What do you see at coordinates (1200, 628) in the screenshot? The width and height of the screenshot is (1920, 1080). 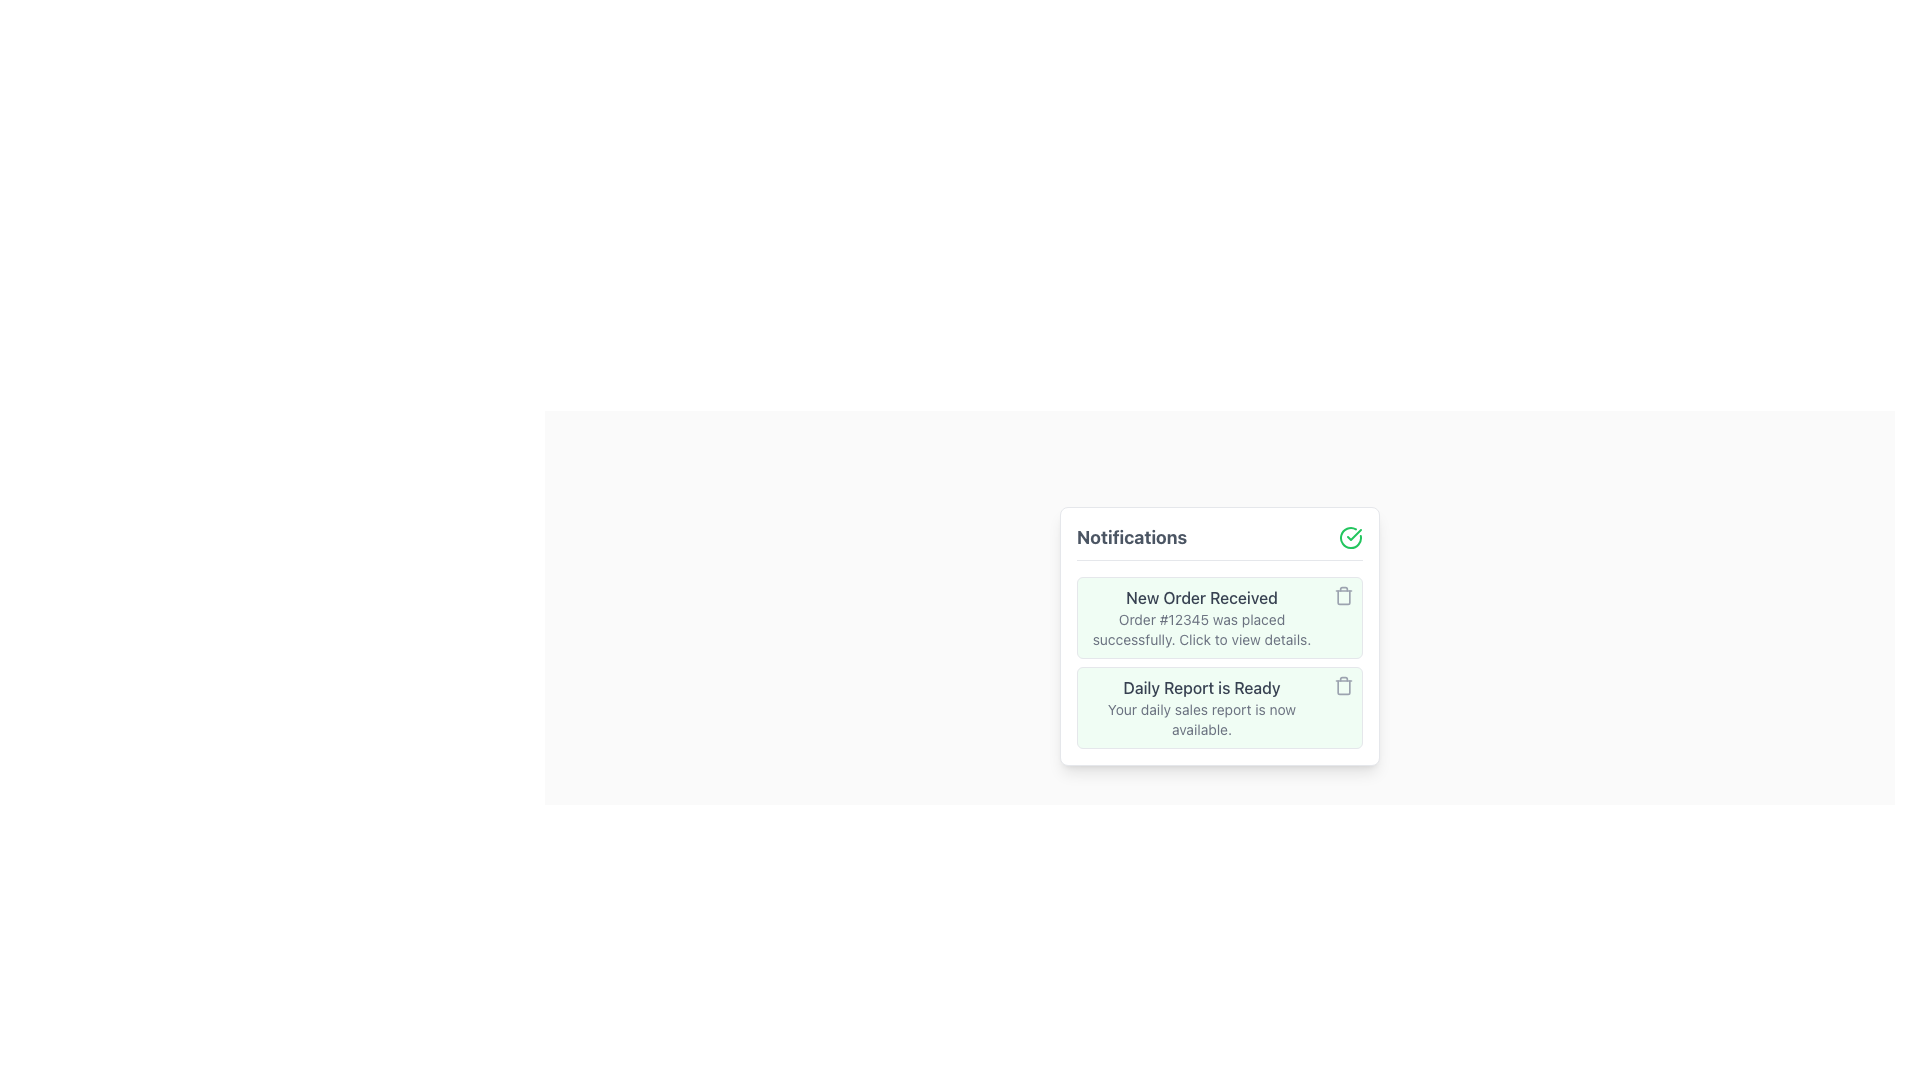 I see `text label that provides details about the new order notification, which is located below the heading 'New Order Received' in the notification panel` at bounding box center [1200, 628].